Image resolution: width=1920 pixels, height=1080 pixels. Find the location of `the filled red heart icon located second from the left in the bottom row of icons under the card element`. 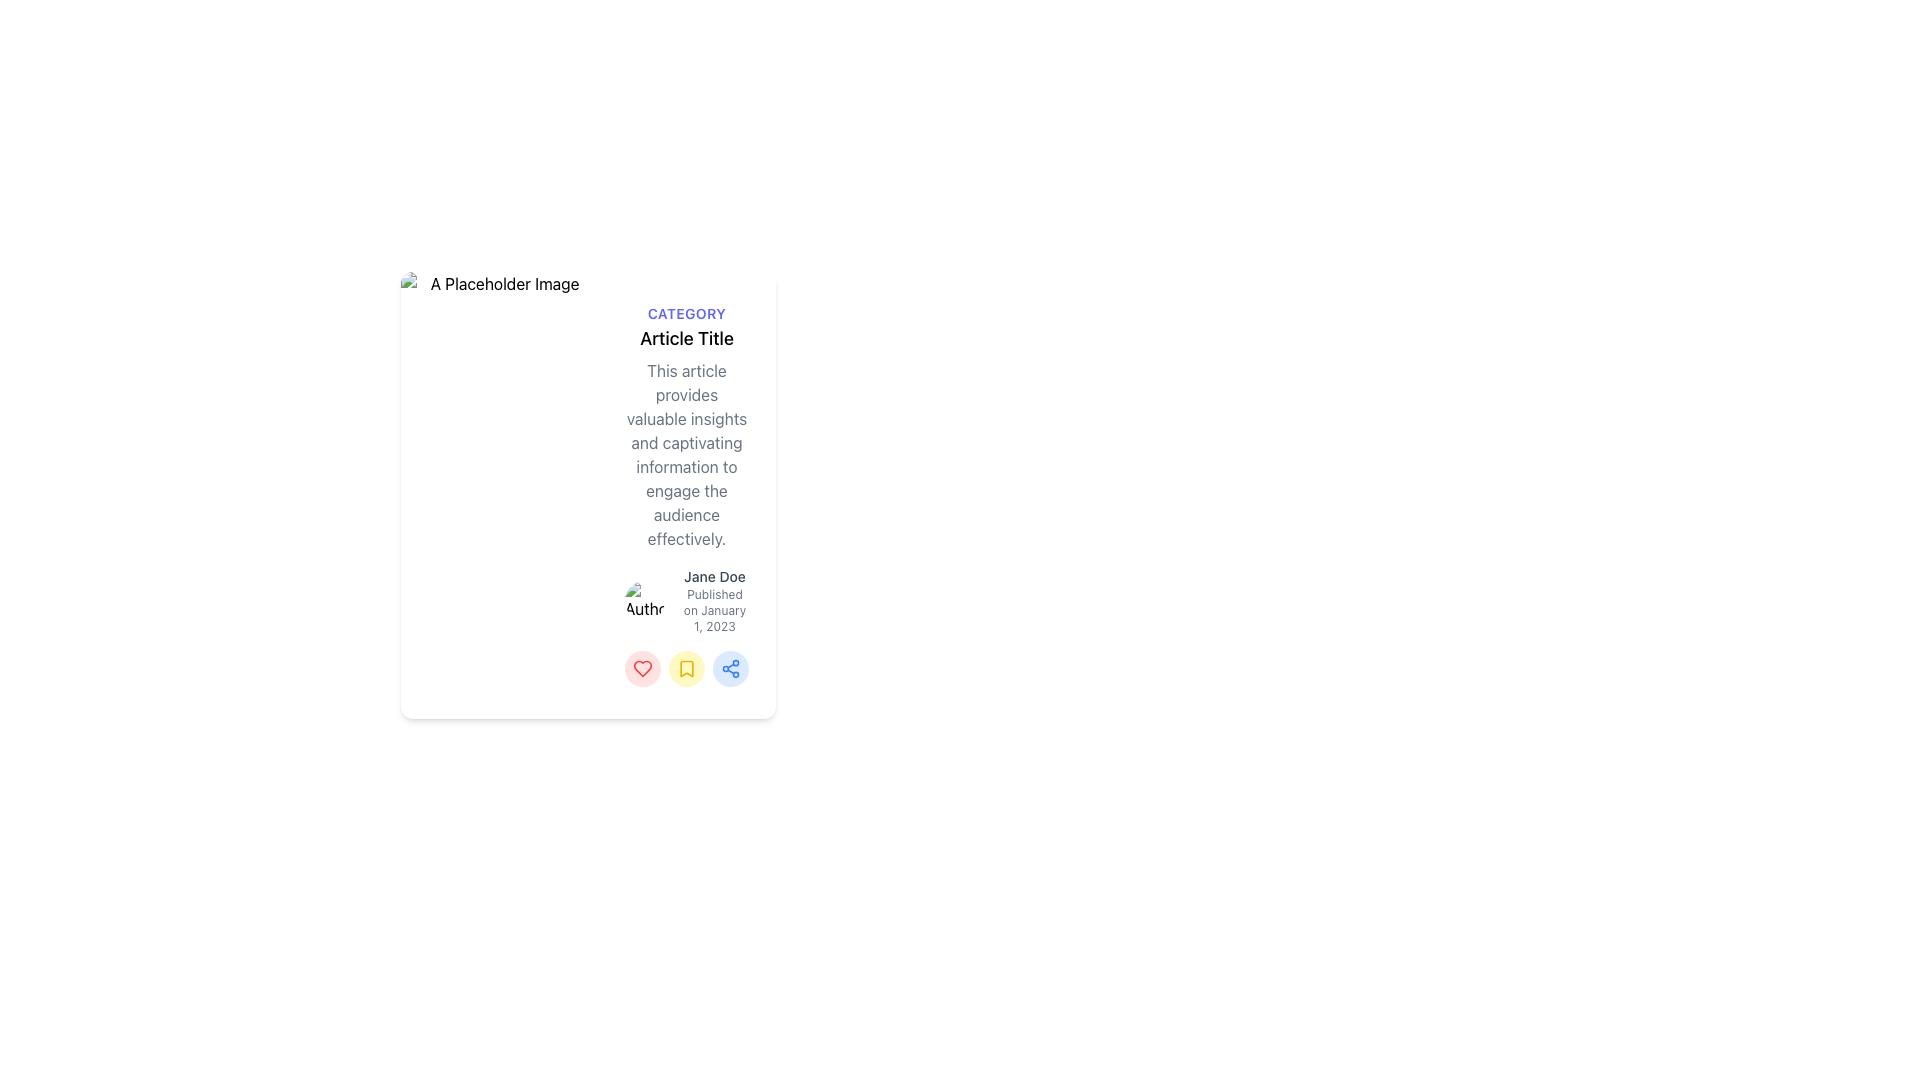

the filled red heart icon located second from the left in the bottom row of icons under the card element is located at coordinates (643, 667).